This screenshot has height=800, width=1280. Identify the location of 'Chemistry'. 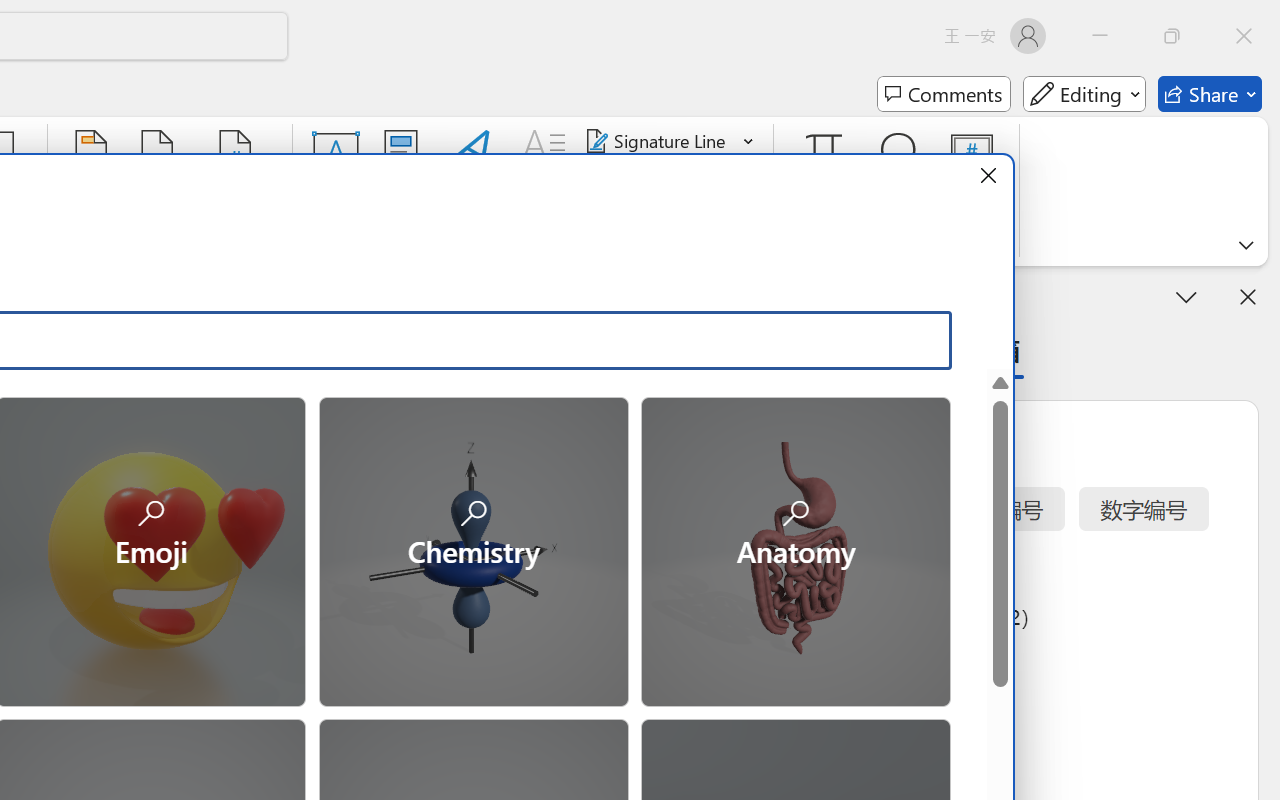
(471, 549).